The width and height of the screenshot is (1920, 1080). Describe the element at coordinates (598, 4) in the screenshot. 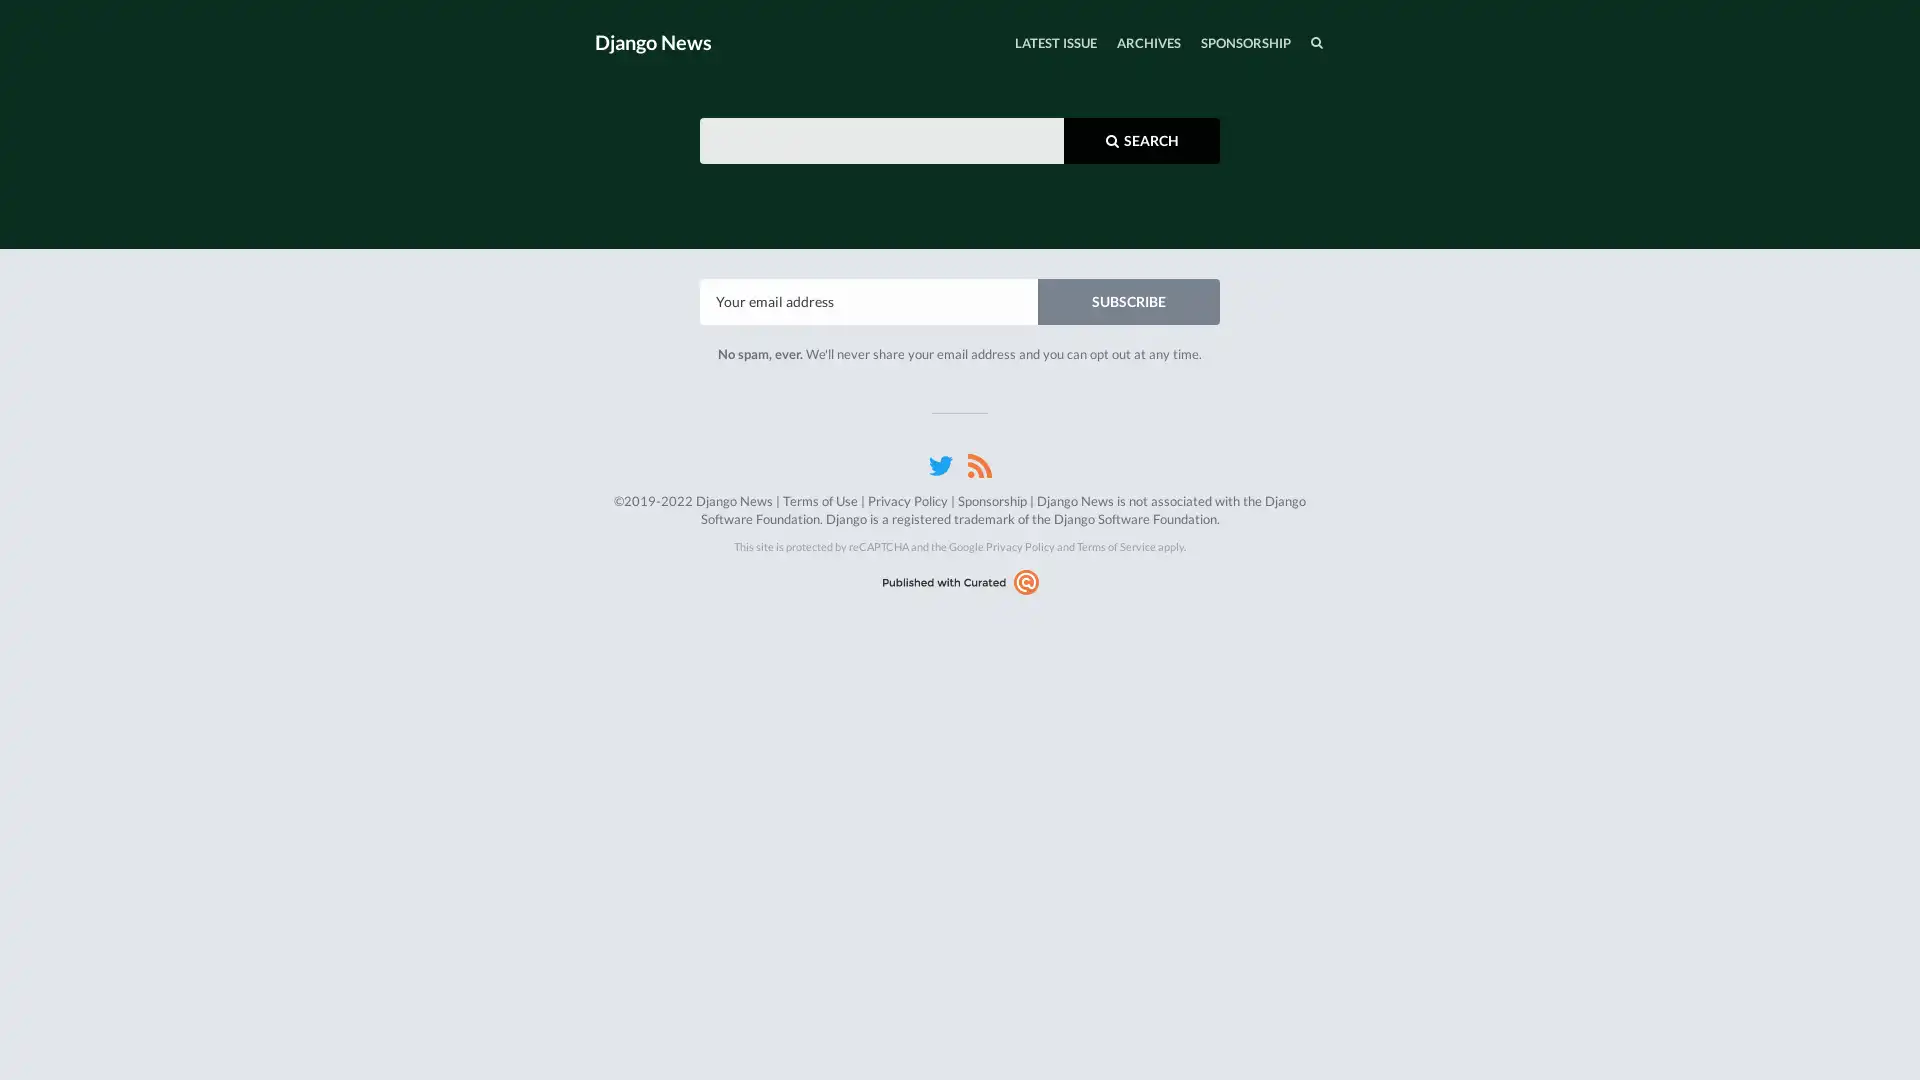

I see `TOGGLE MENU` at that location.